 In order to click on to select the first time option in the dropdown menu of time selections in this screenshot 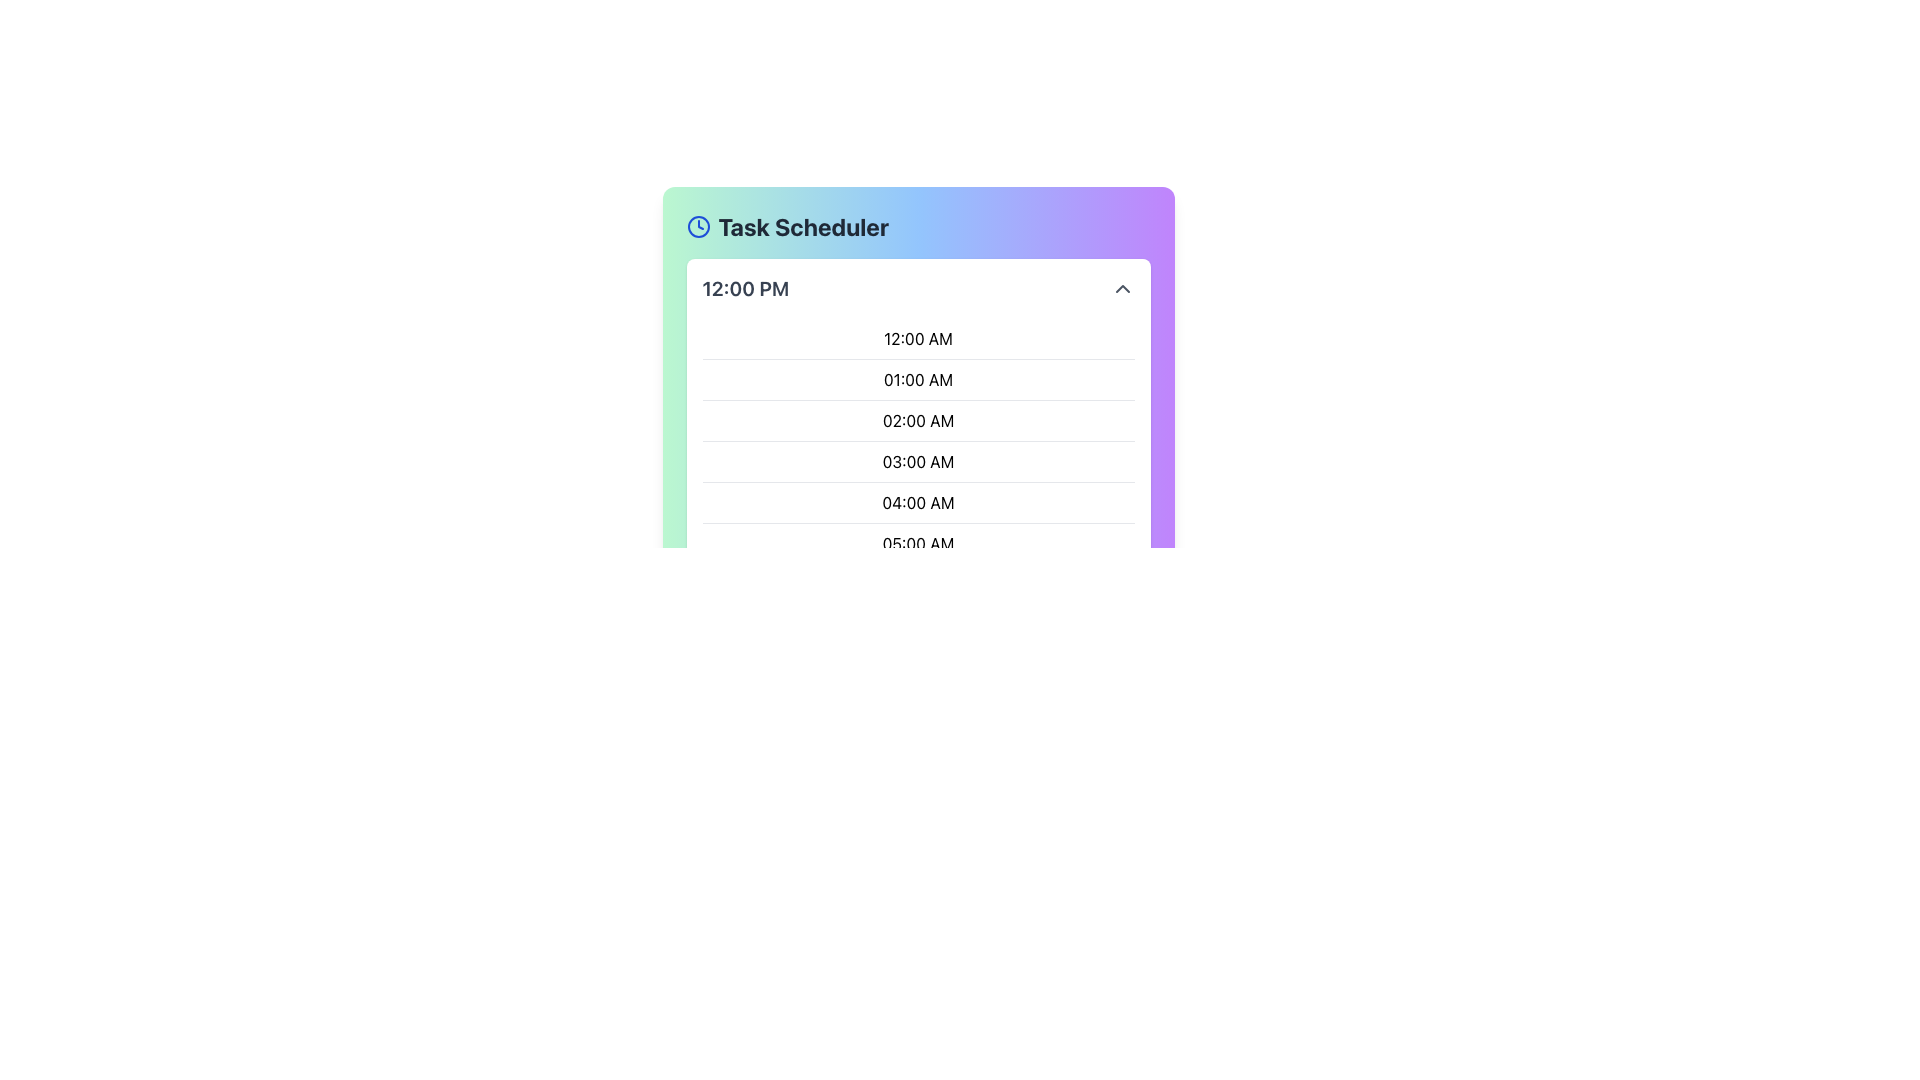, I will do `click(917, 338)`.